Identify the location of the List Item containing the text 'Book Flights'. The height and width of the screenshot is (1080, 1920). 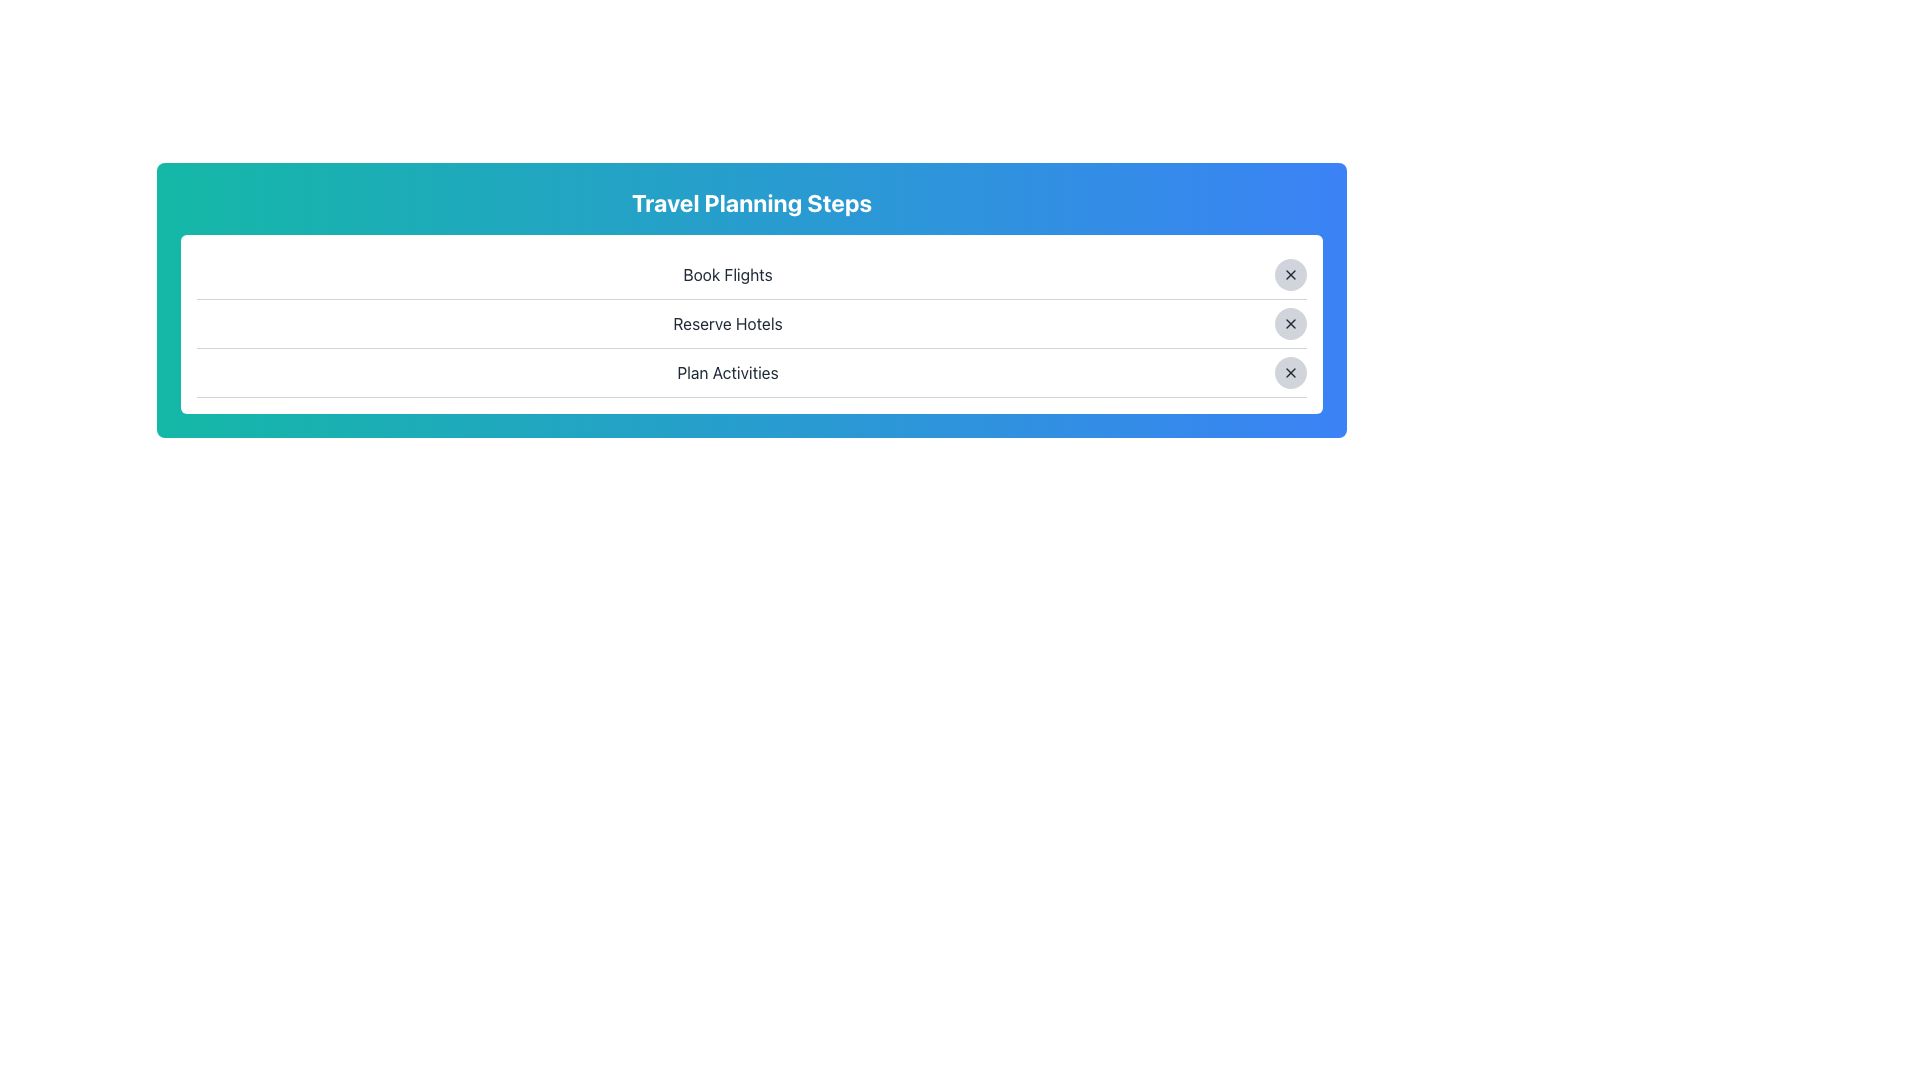
(751, 274).